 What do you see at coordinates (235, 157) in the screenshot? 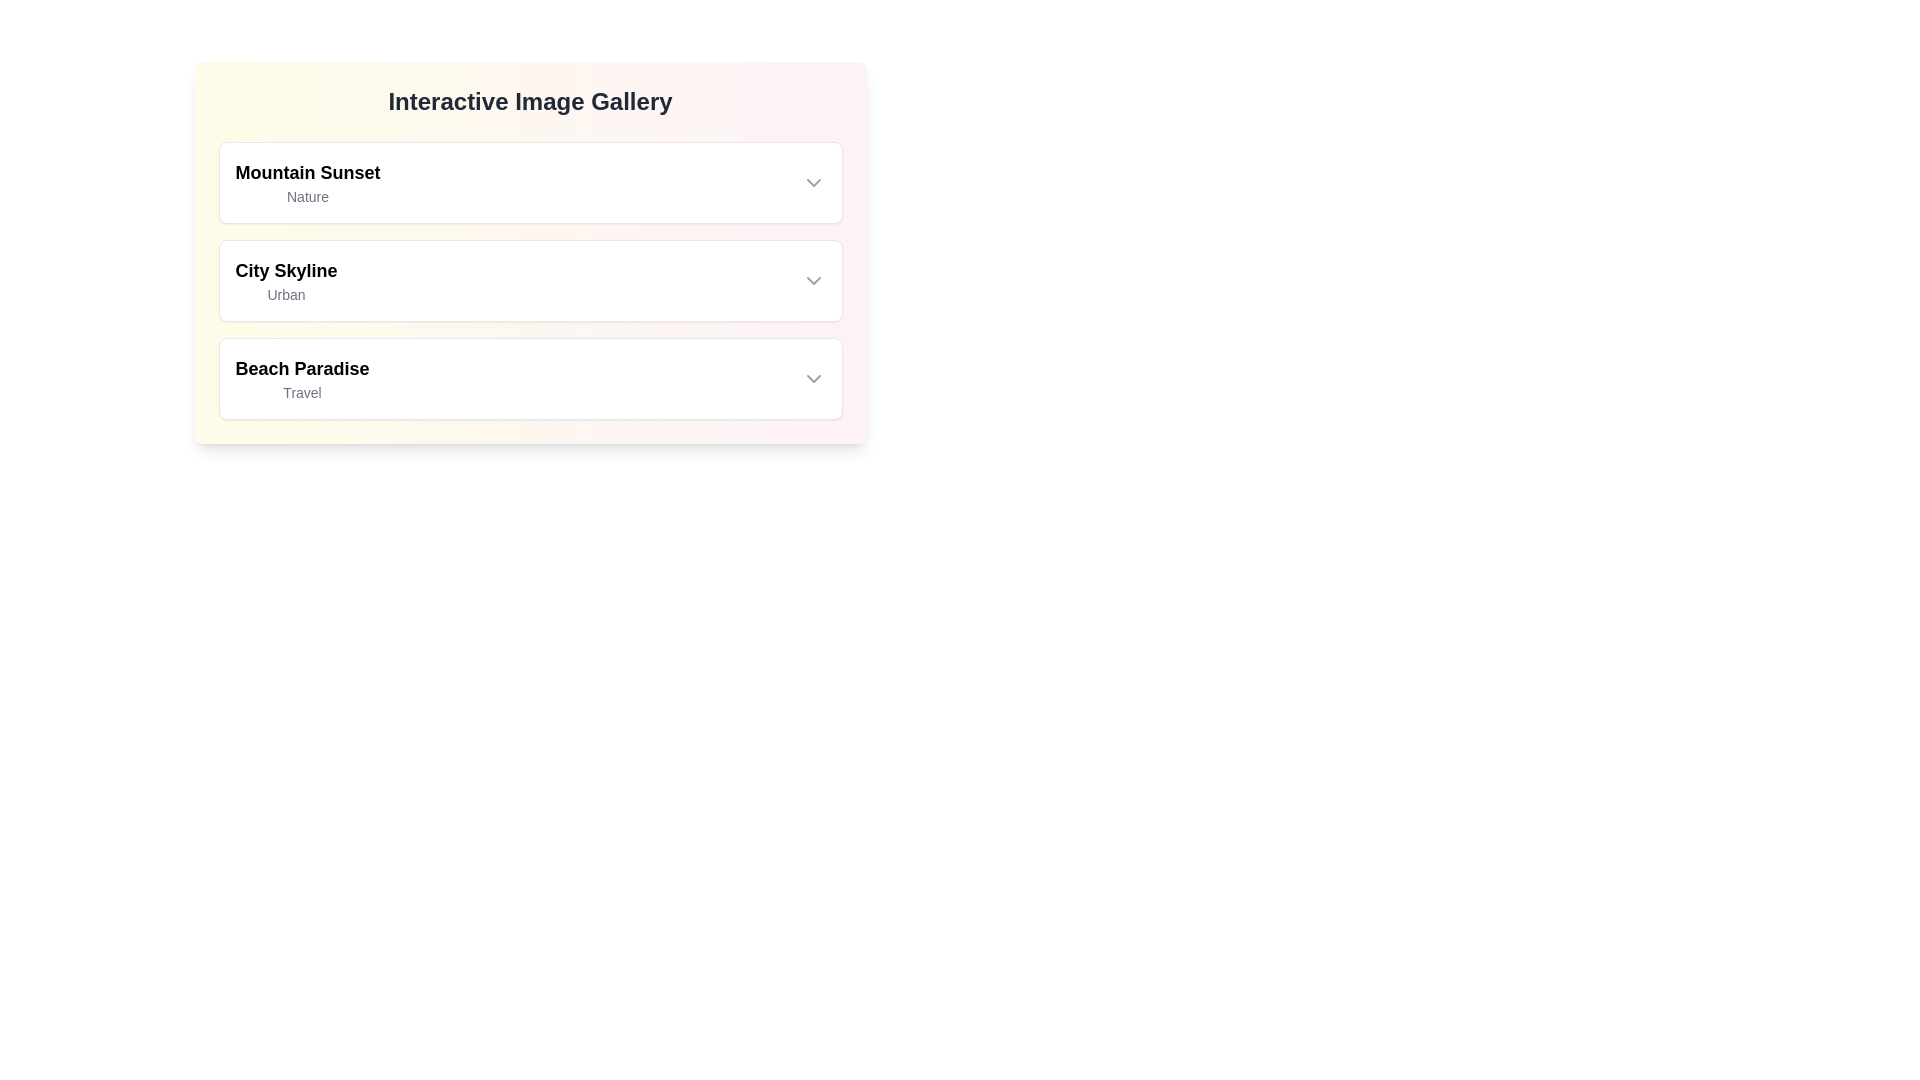
I see `the text 'Mountain Sunset' by dragging the mouse over it` at bounding box center [235, 157].